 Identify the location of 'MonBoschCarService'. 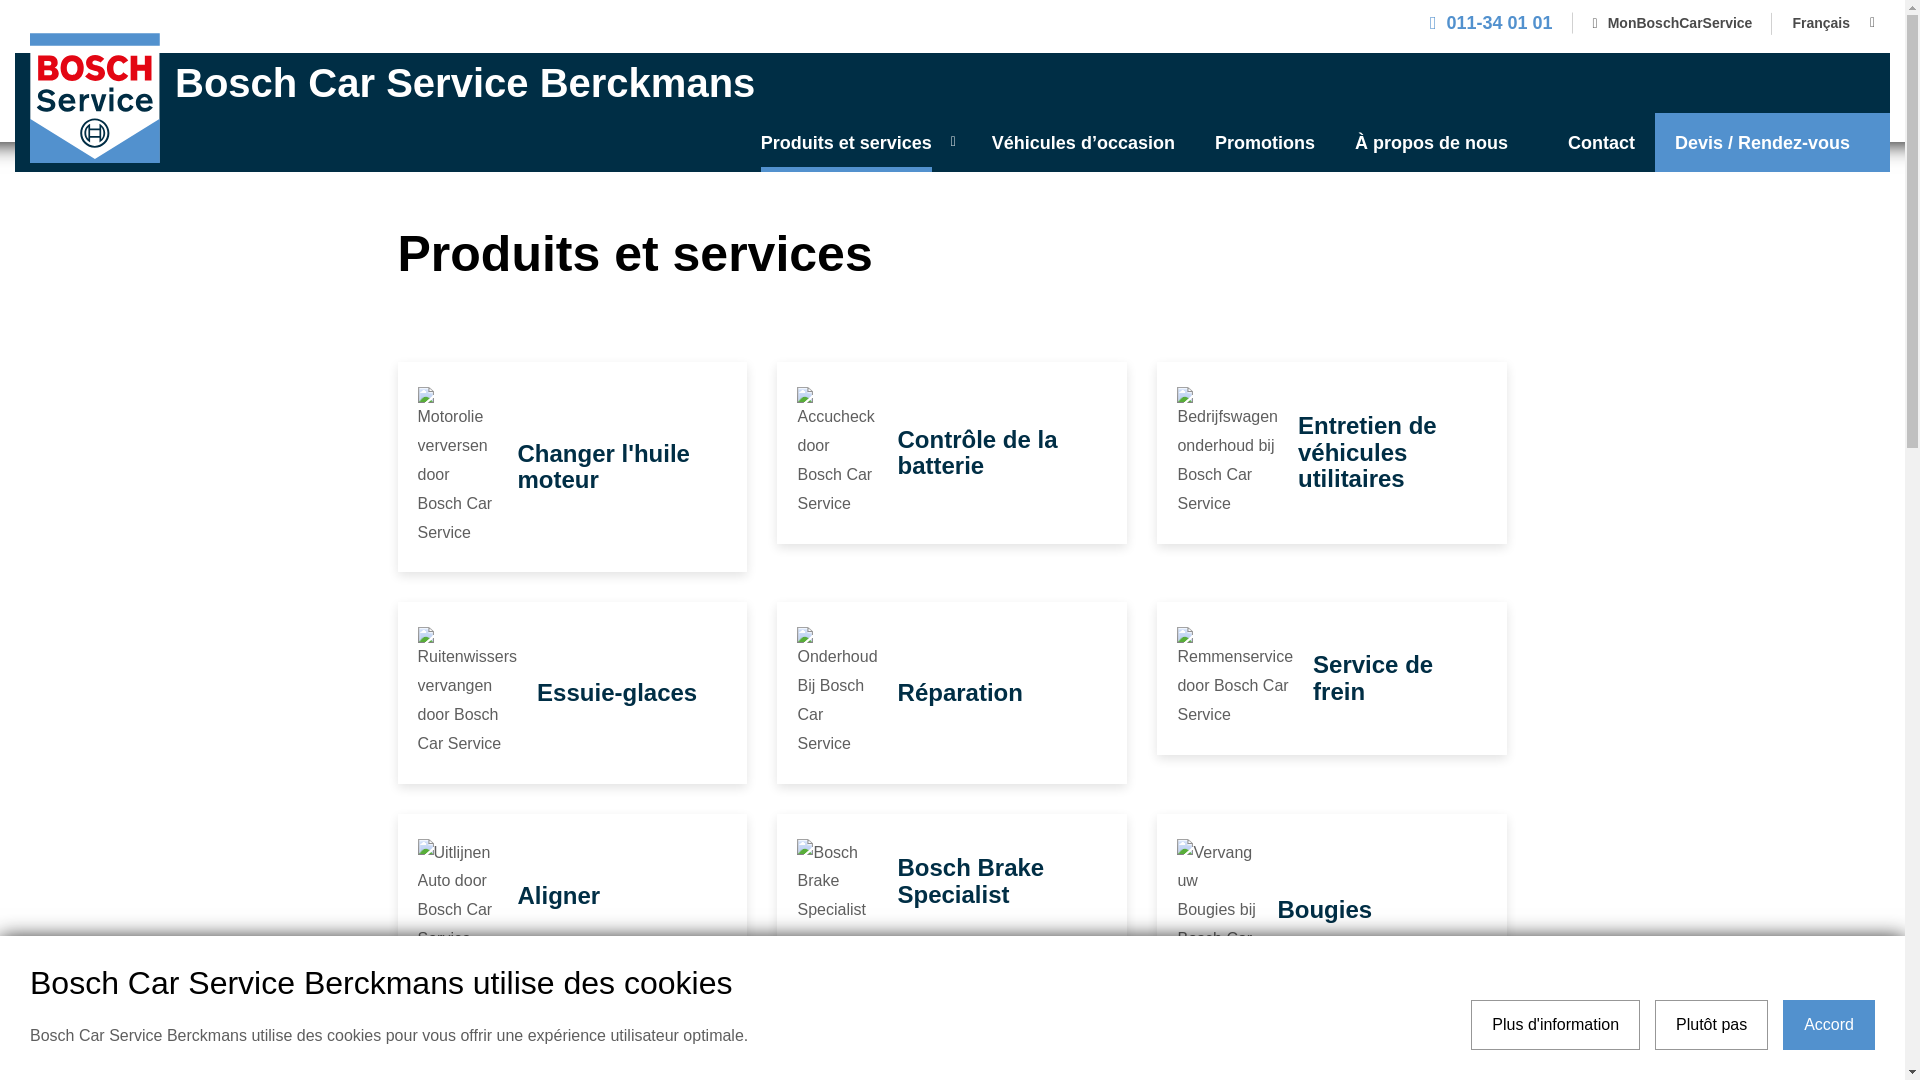
(1572, 23).